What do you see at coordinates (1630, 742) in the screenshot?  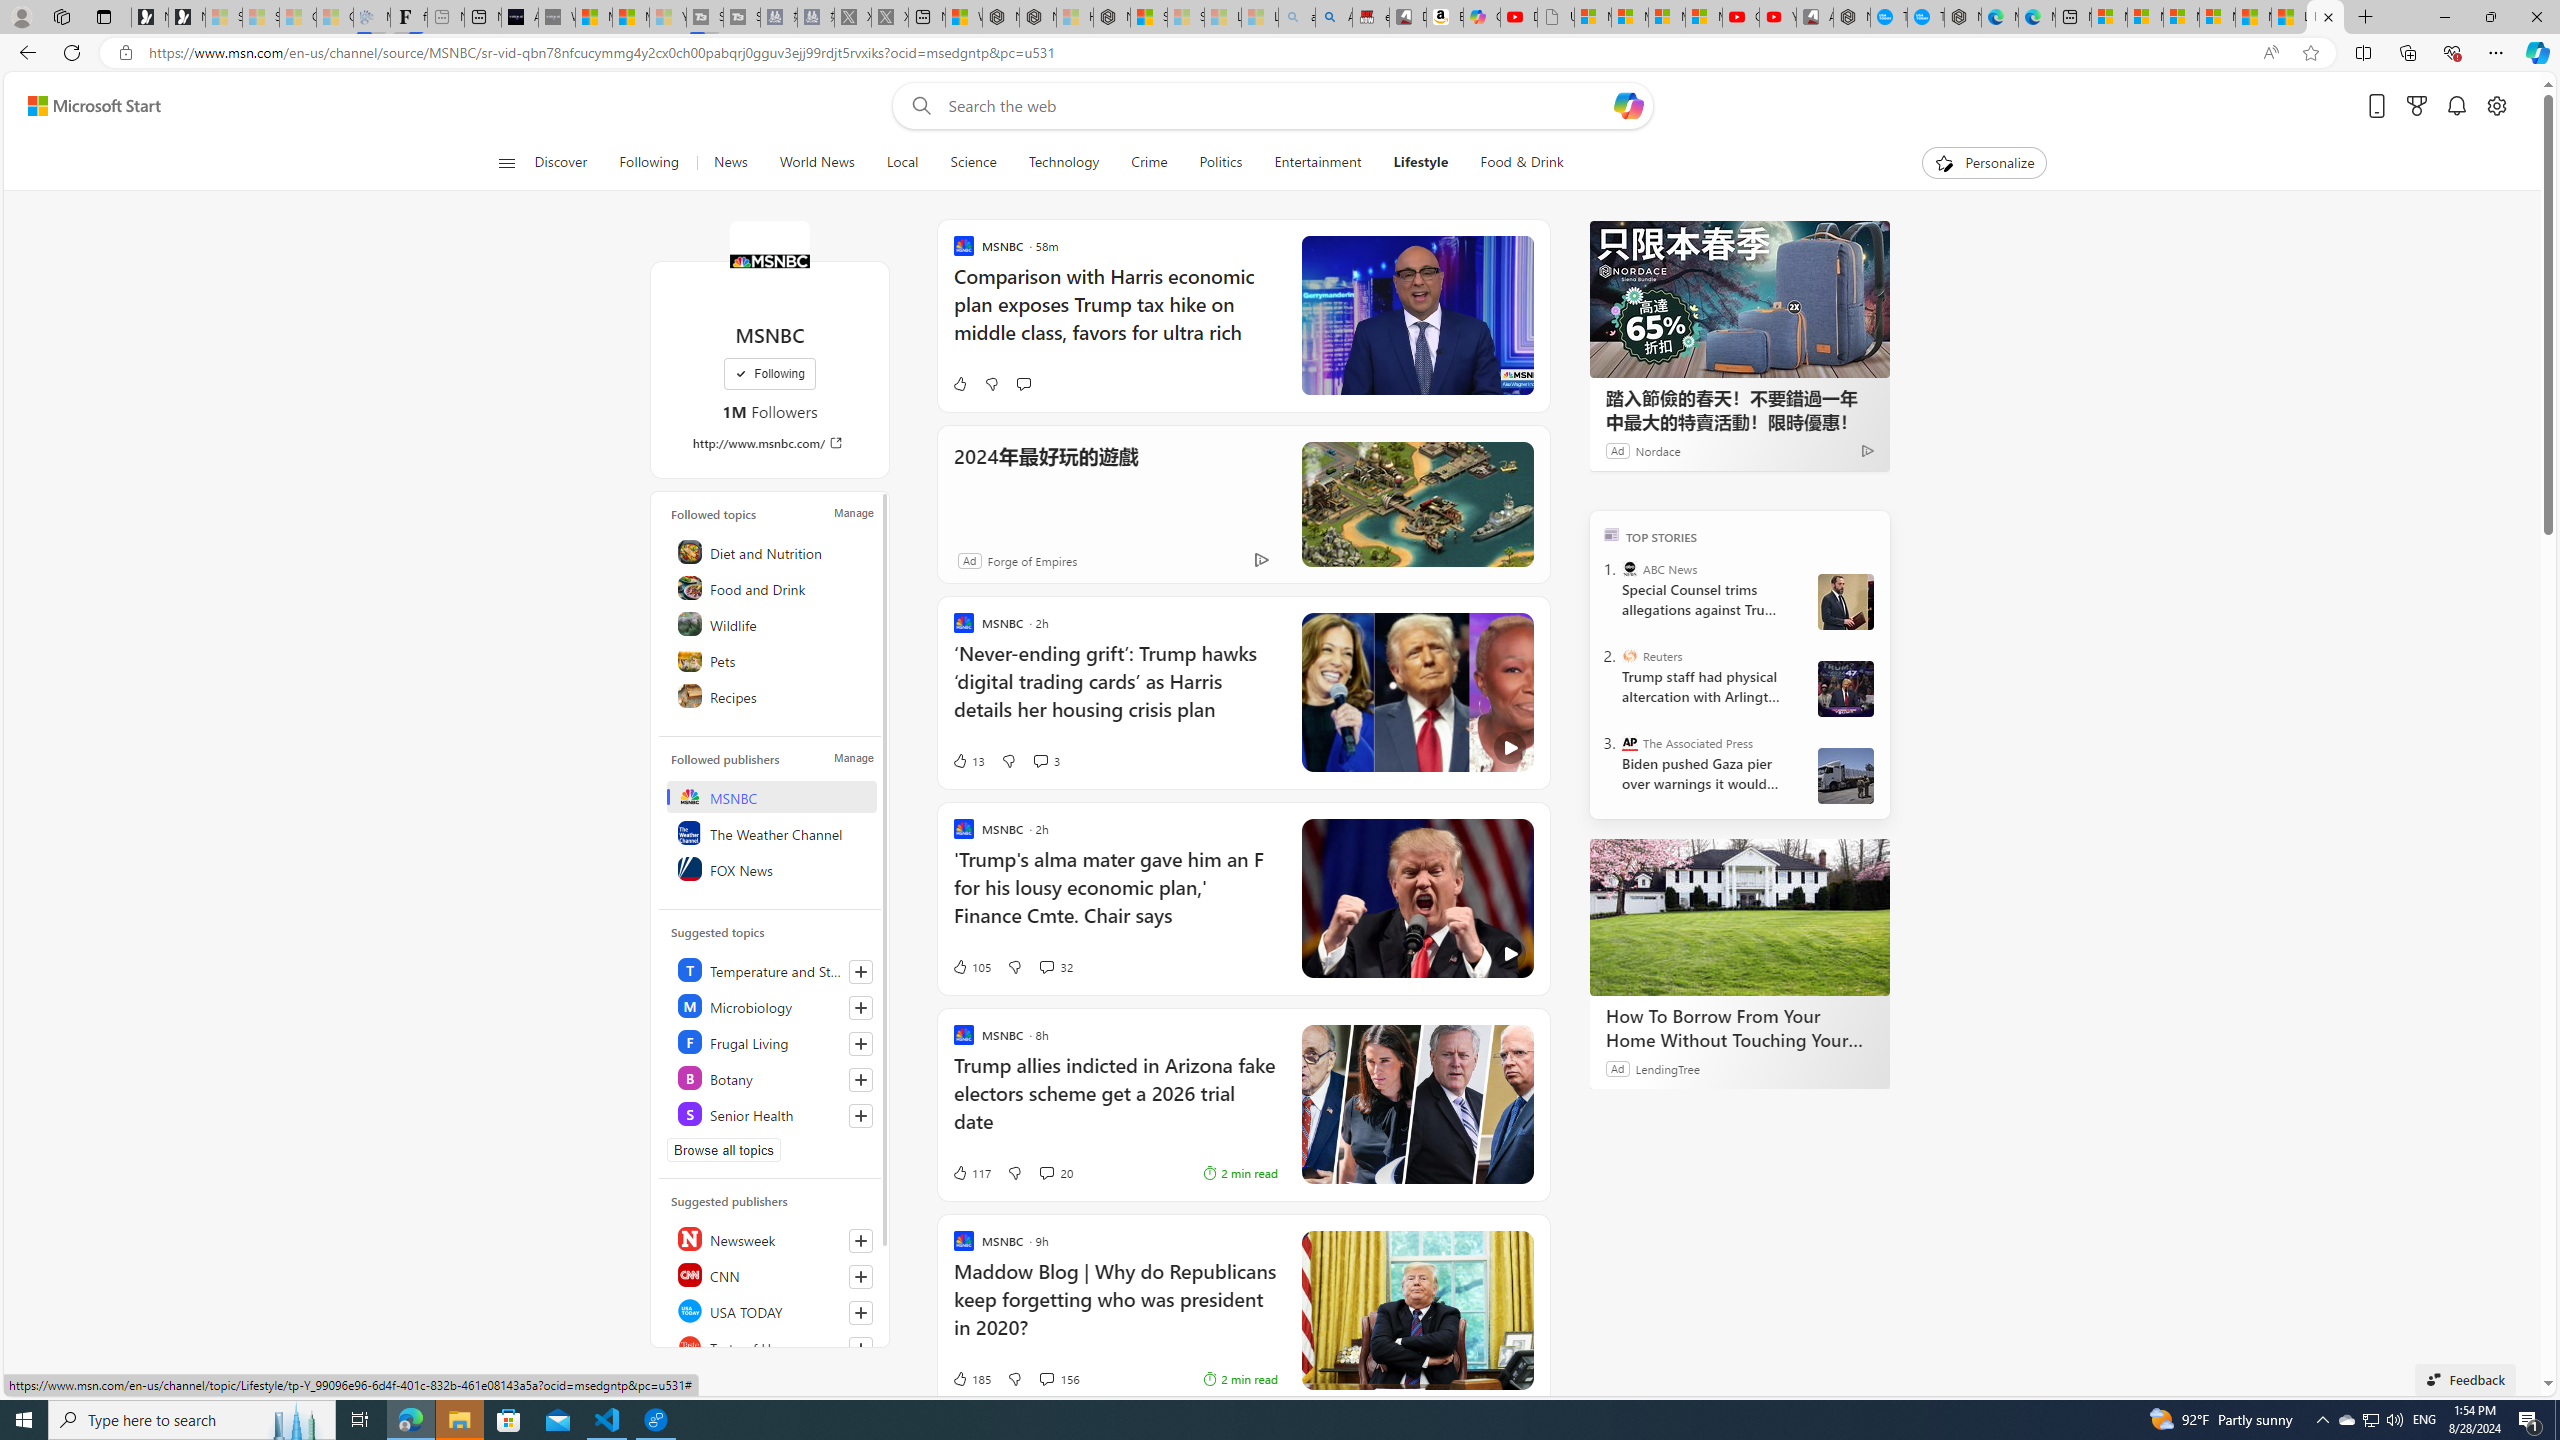 I see `'The Associated Press'` at bounding box center [1630, 742].